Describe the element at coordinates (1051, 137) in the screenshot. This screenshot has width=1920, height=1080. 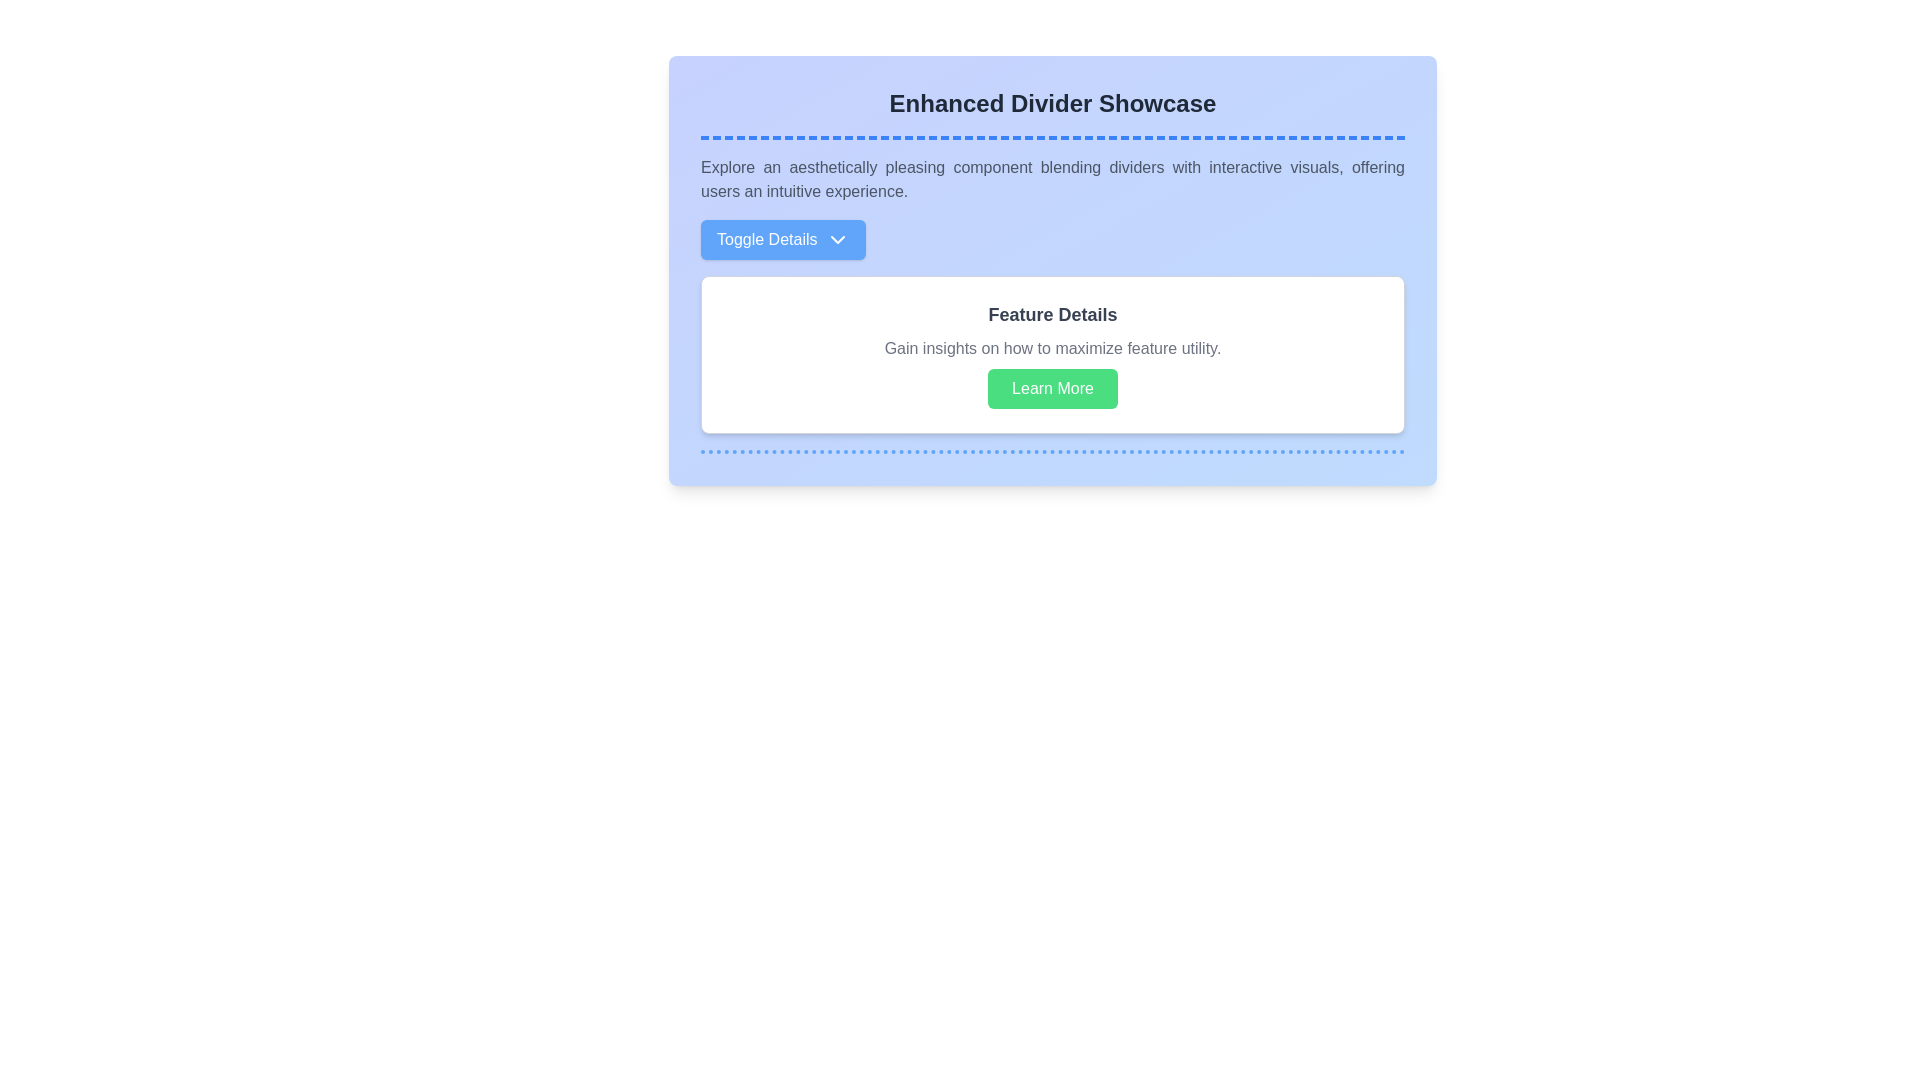
I see `the horizontal dashed line divider styled in blue, located just below the title 'Enhanced Divider Showcase'` at that location.